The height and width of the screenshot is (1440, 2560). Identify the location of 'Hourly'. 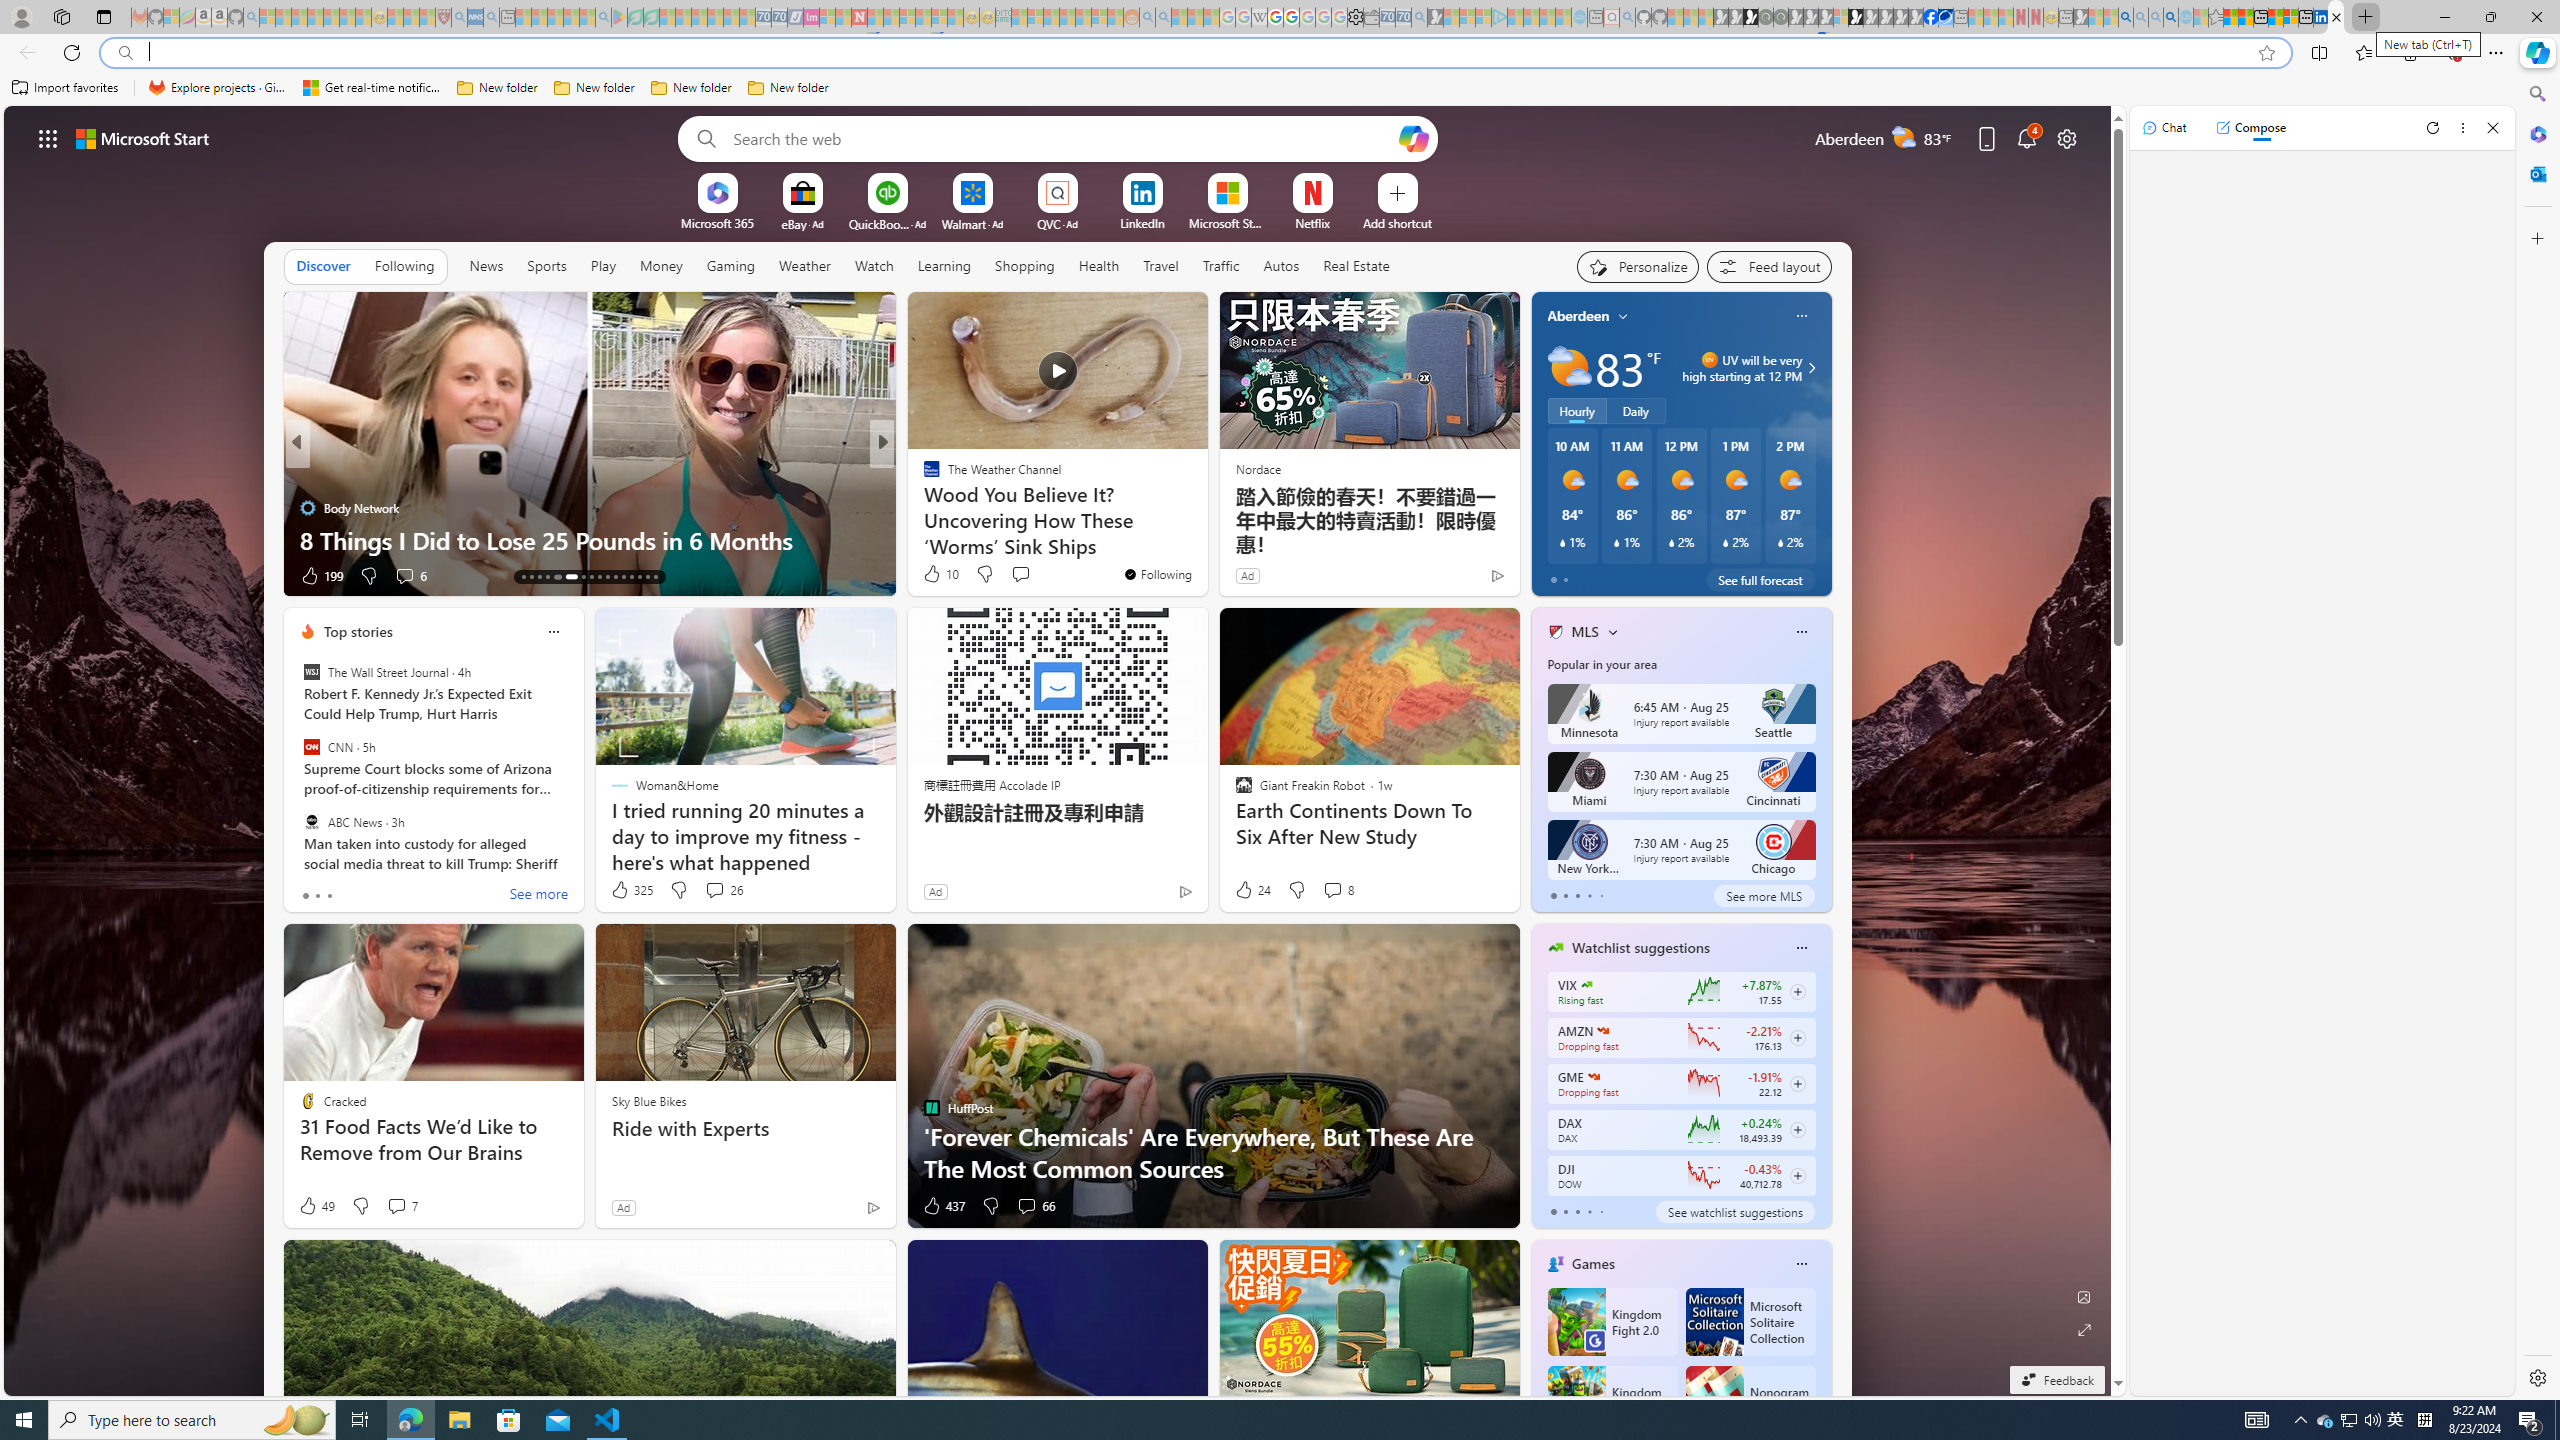
(1575, 409).